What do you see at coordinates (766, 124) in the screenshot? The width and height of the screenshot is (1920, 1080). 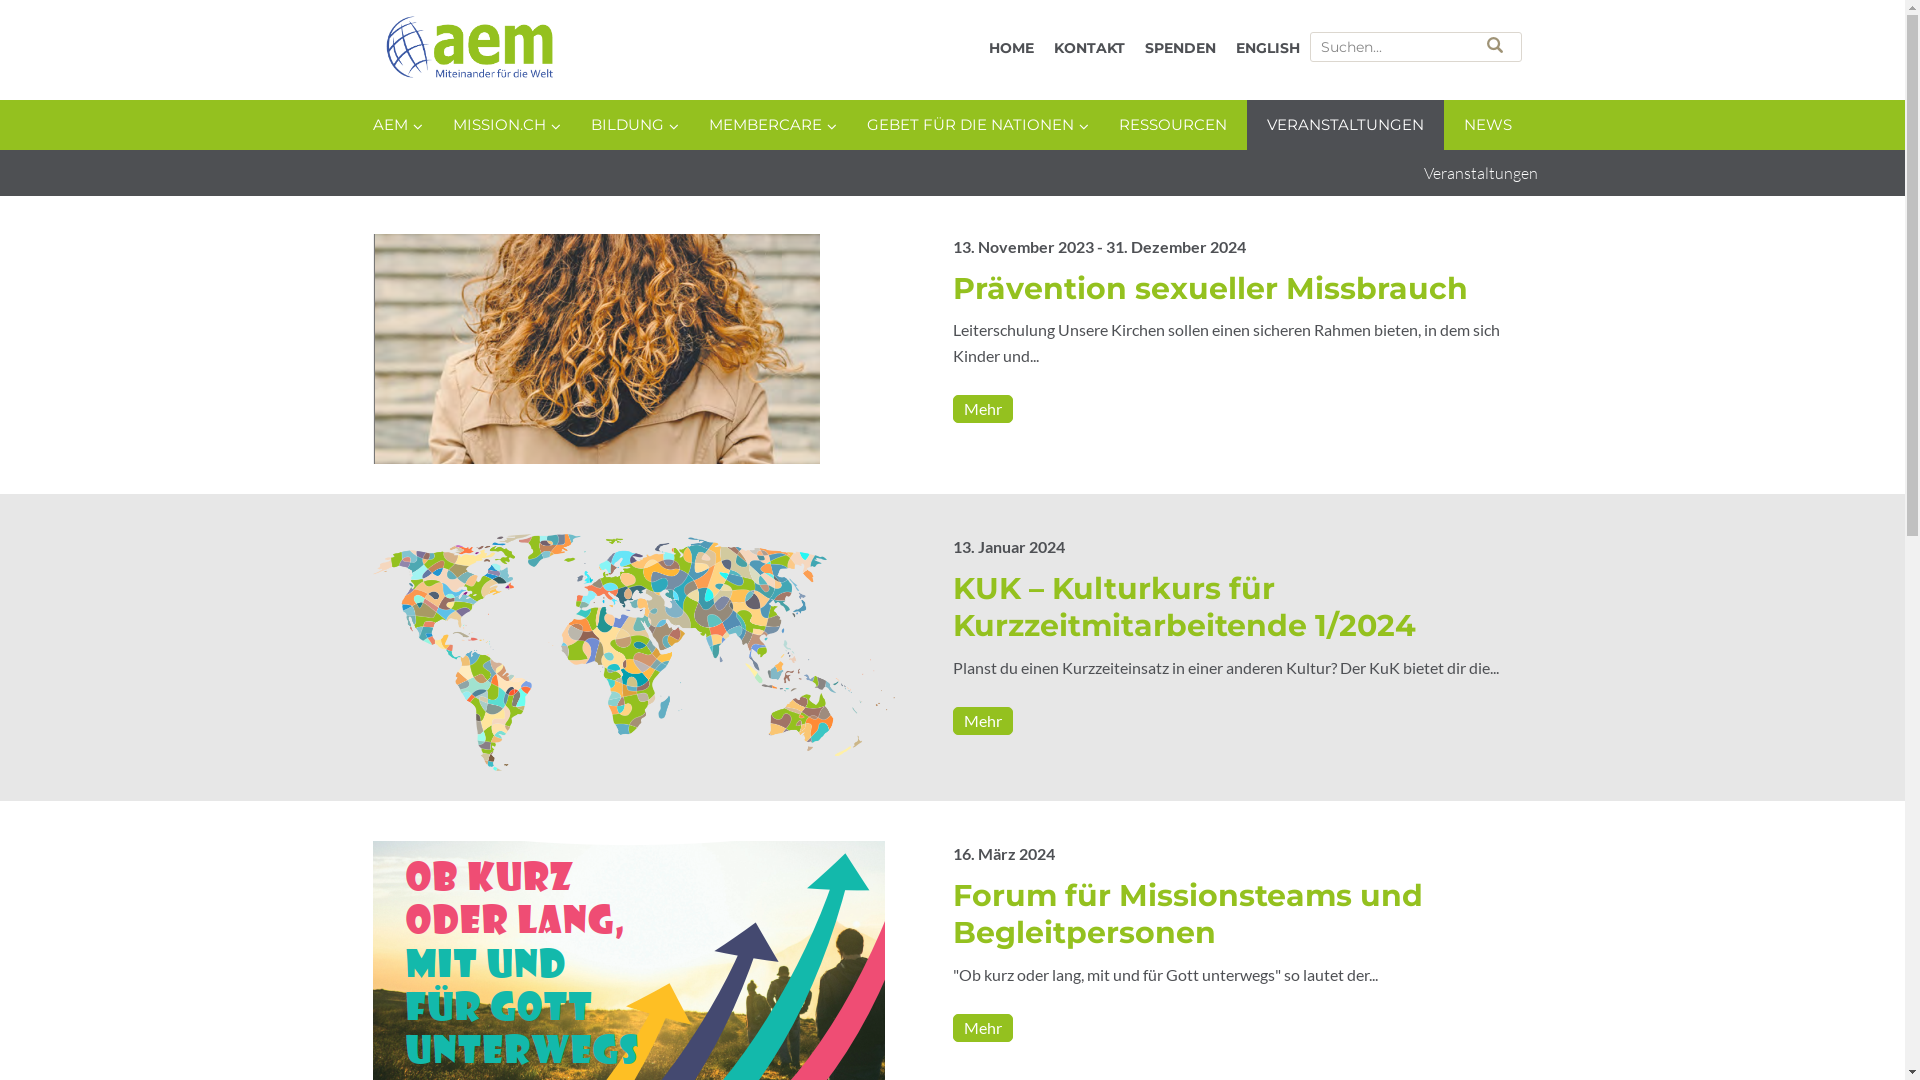 I see `'MEMBERCARE'` at bounding box center [766, 124].